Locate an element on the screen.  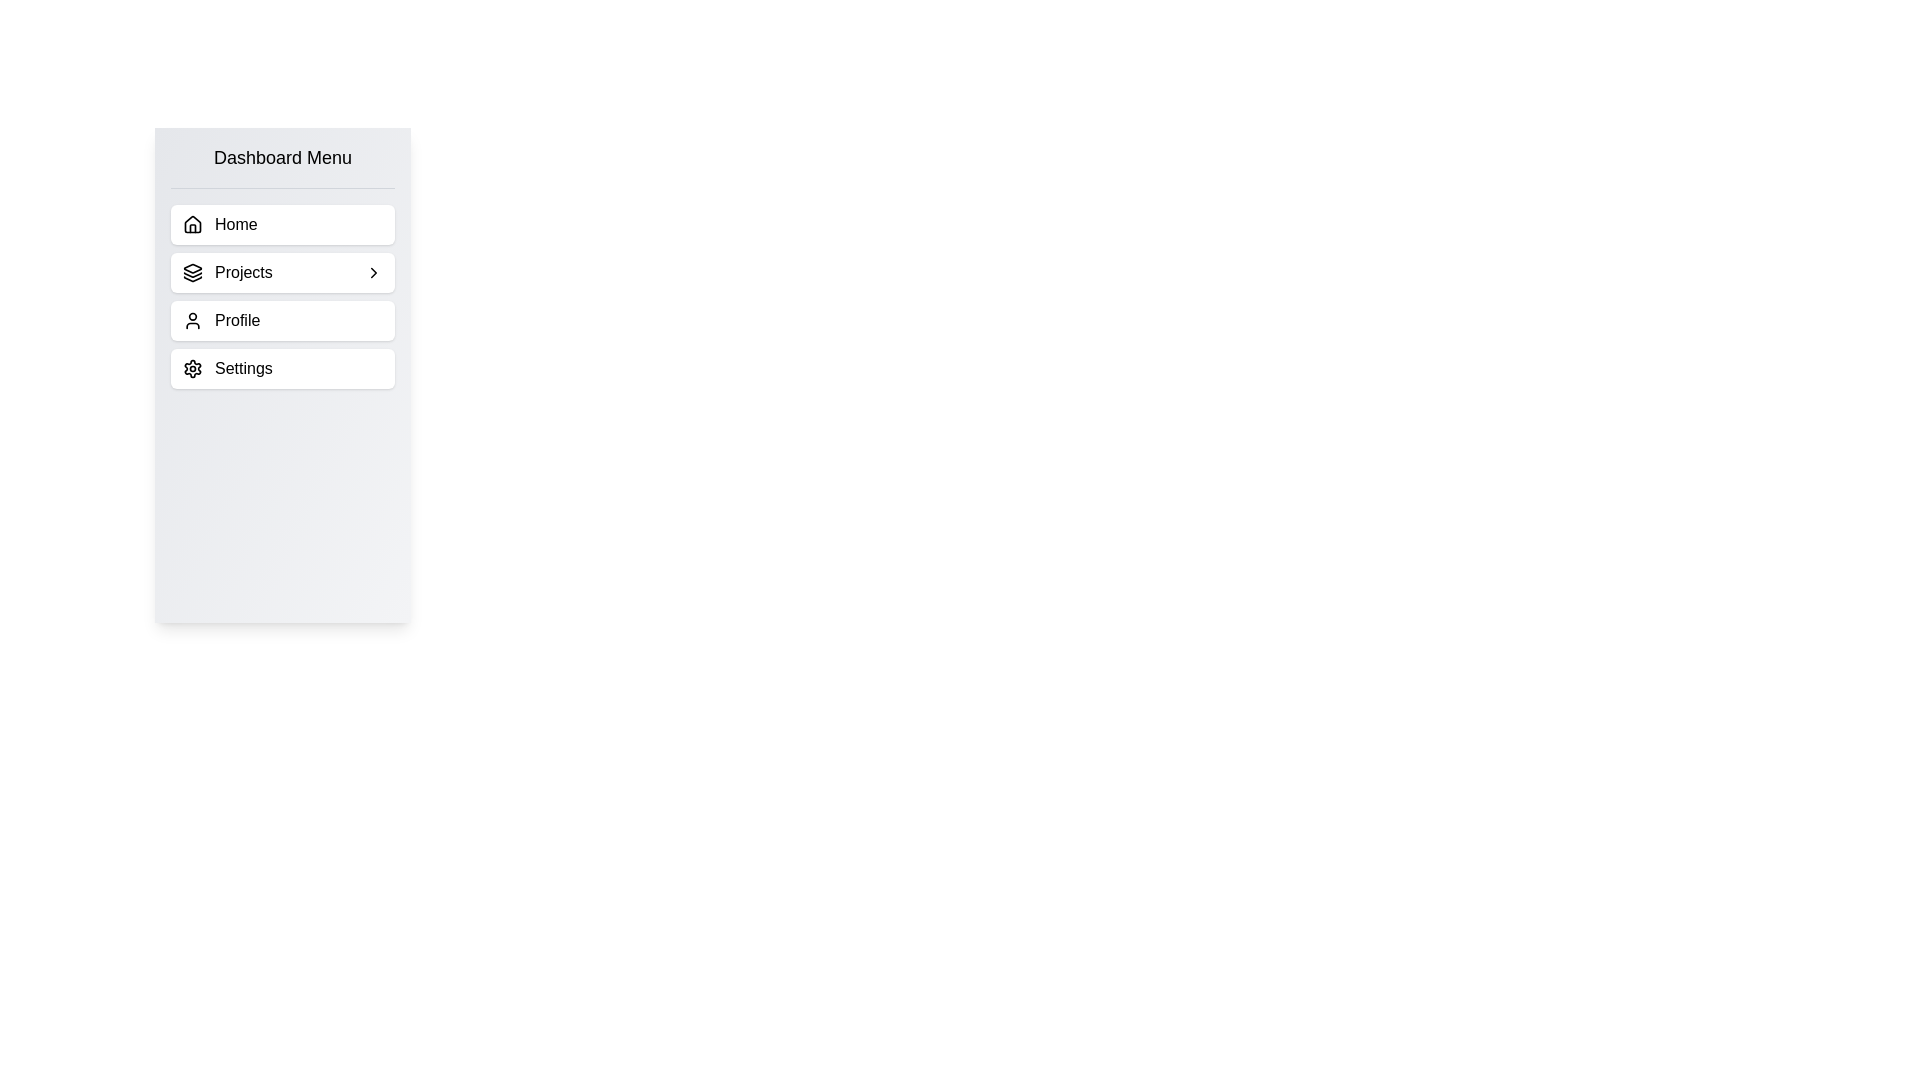
the house icon element located to the left of the word 'Home' in the dashboard menu by moving the cursor to its center point is located at coordinates (192, 224).